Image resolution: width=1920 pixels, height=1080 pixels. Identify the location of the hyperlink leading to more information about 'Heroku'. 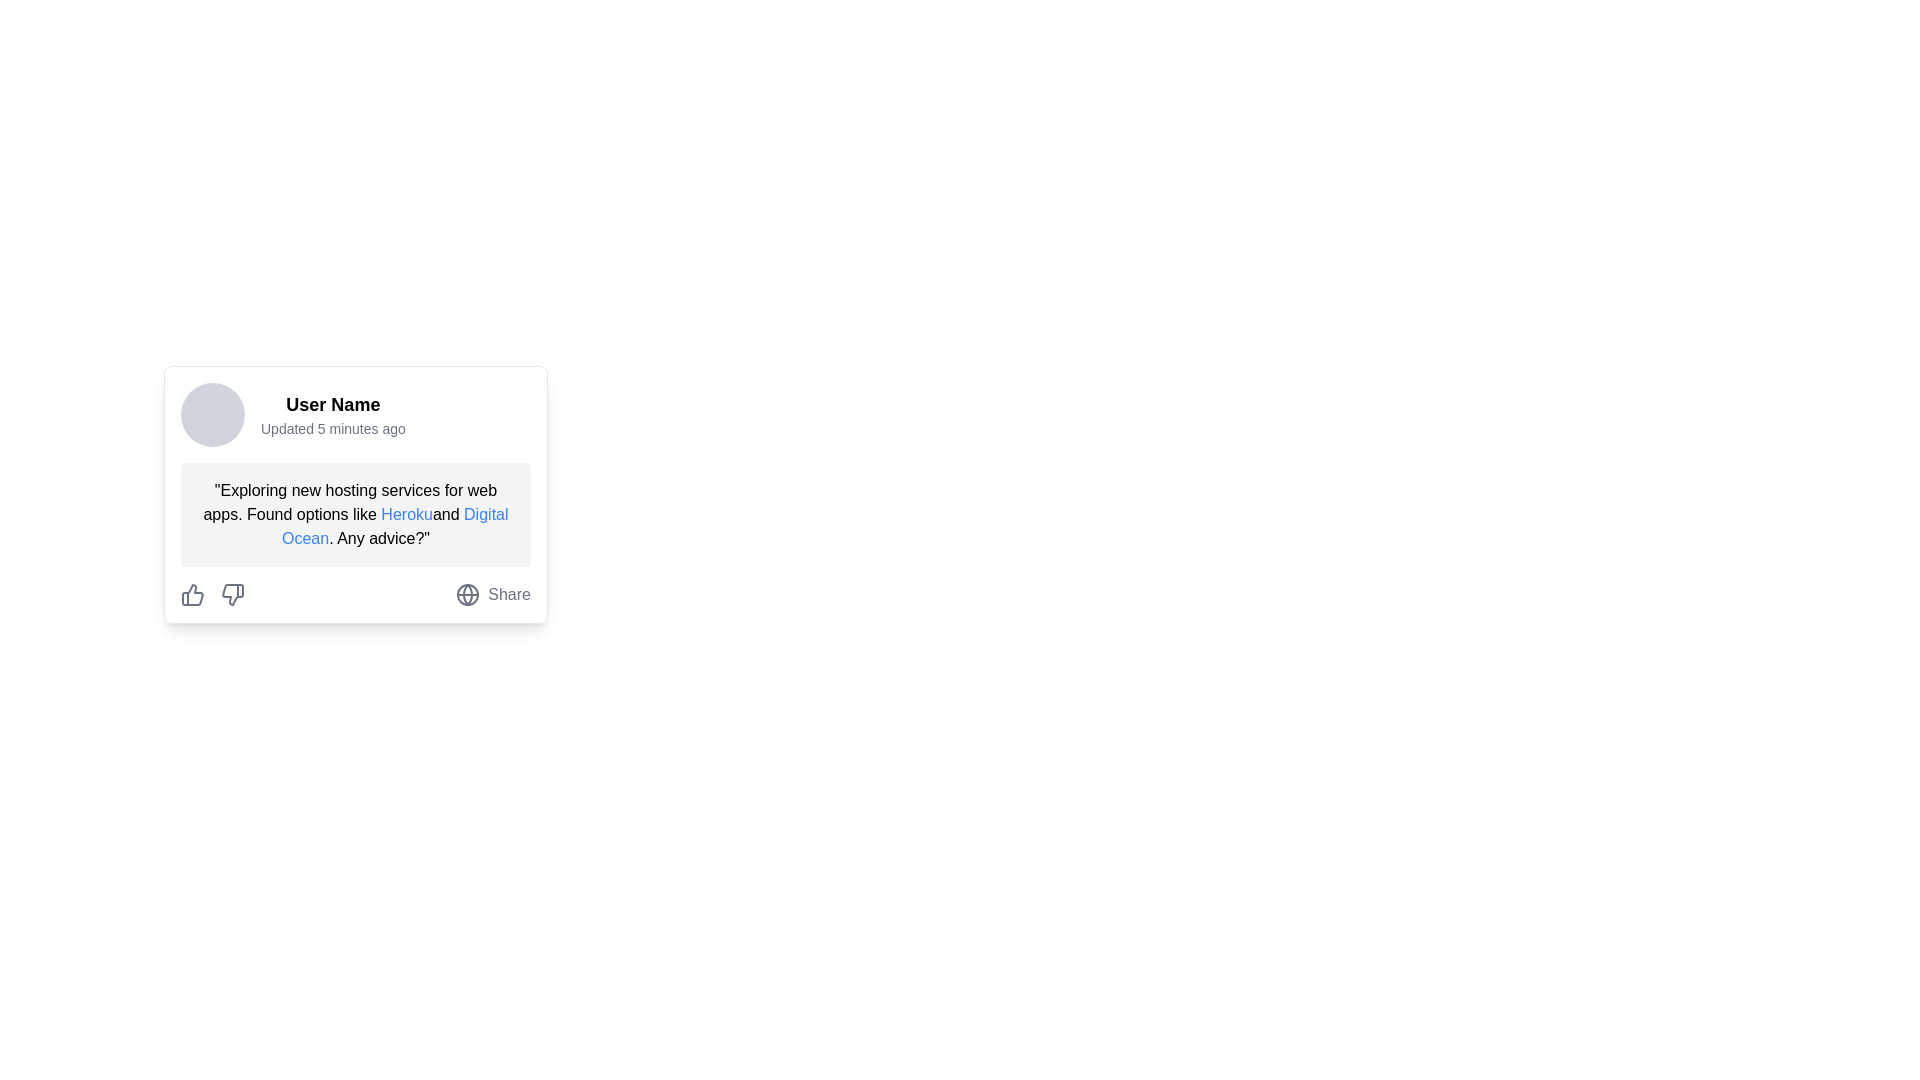
(406, 512).